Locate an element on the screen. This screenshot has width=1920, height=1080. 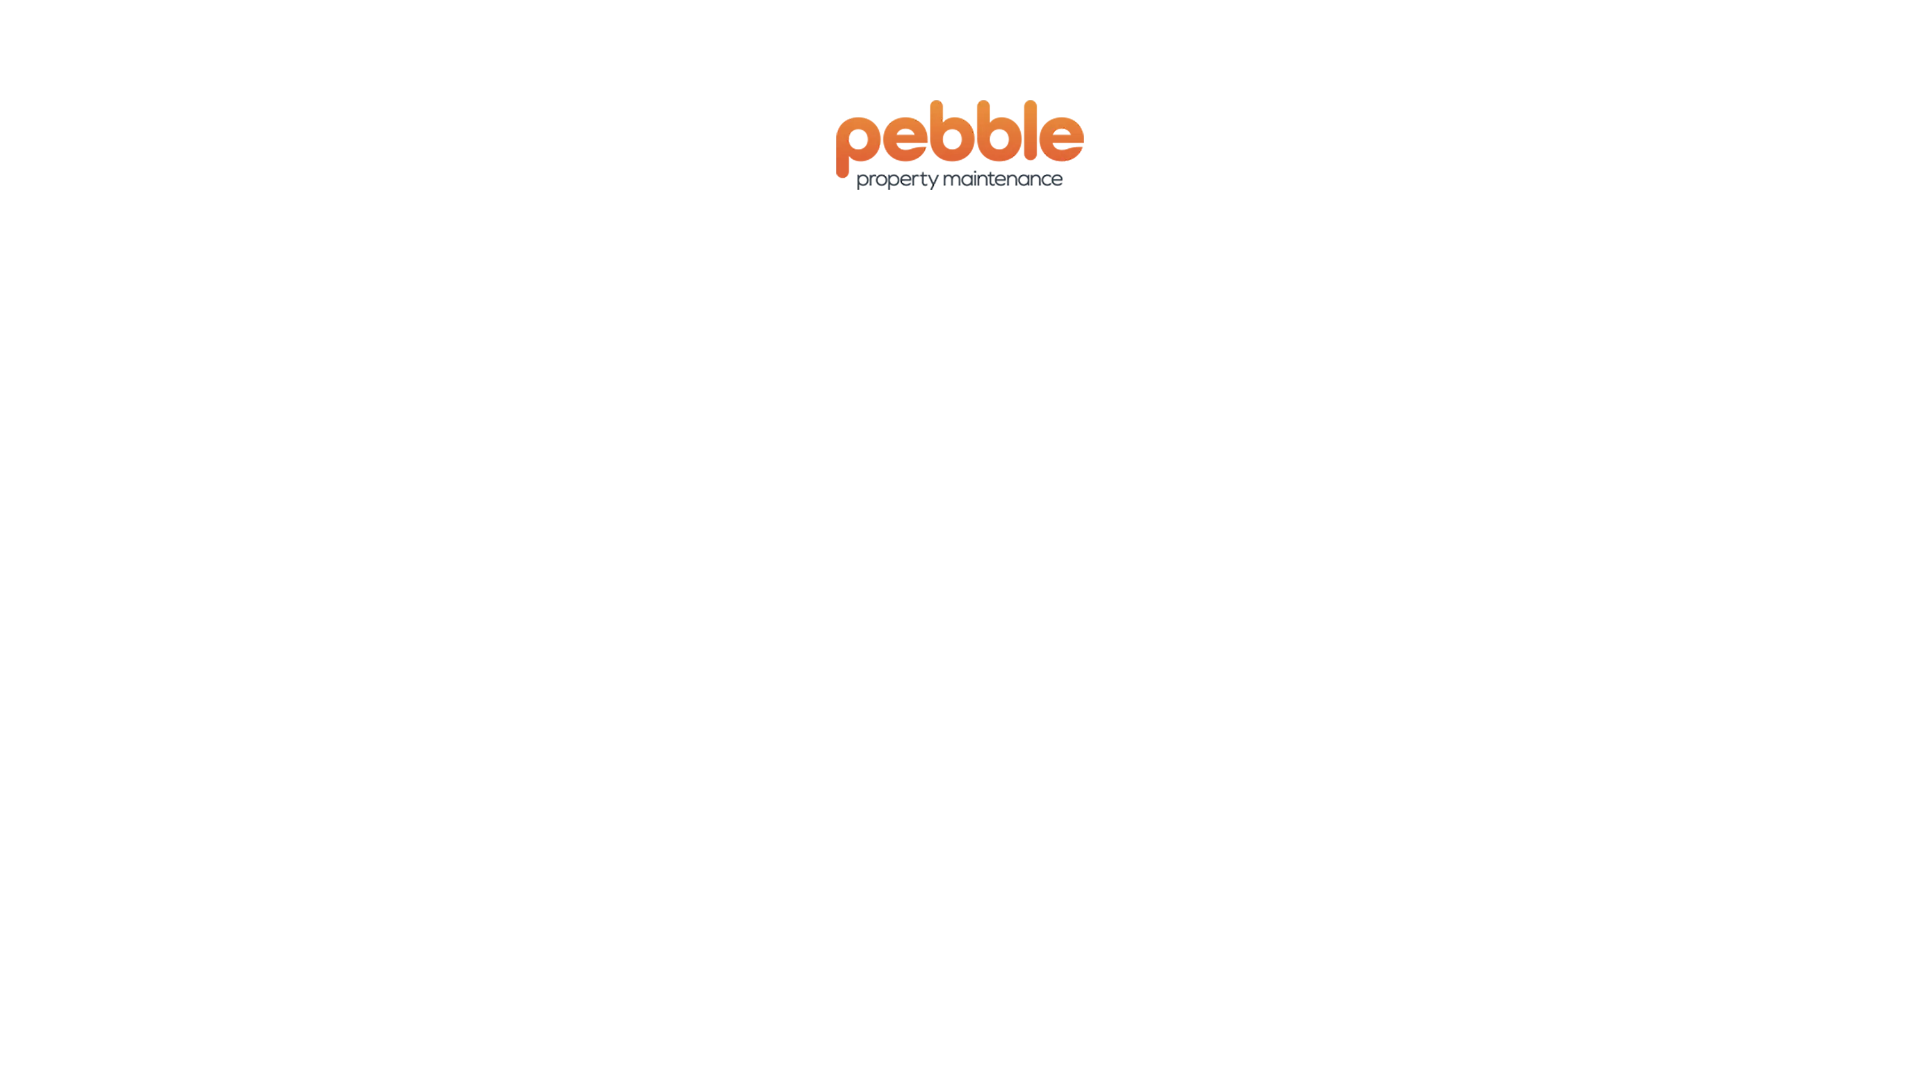
'Property maintenance & handyman services Sunshine Coast' is located at coordinates (960, 144).